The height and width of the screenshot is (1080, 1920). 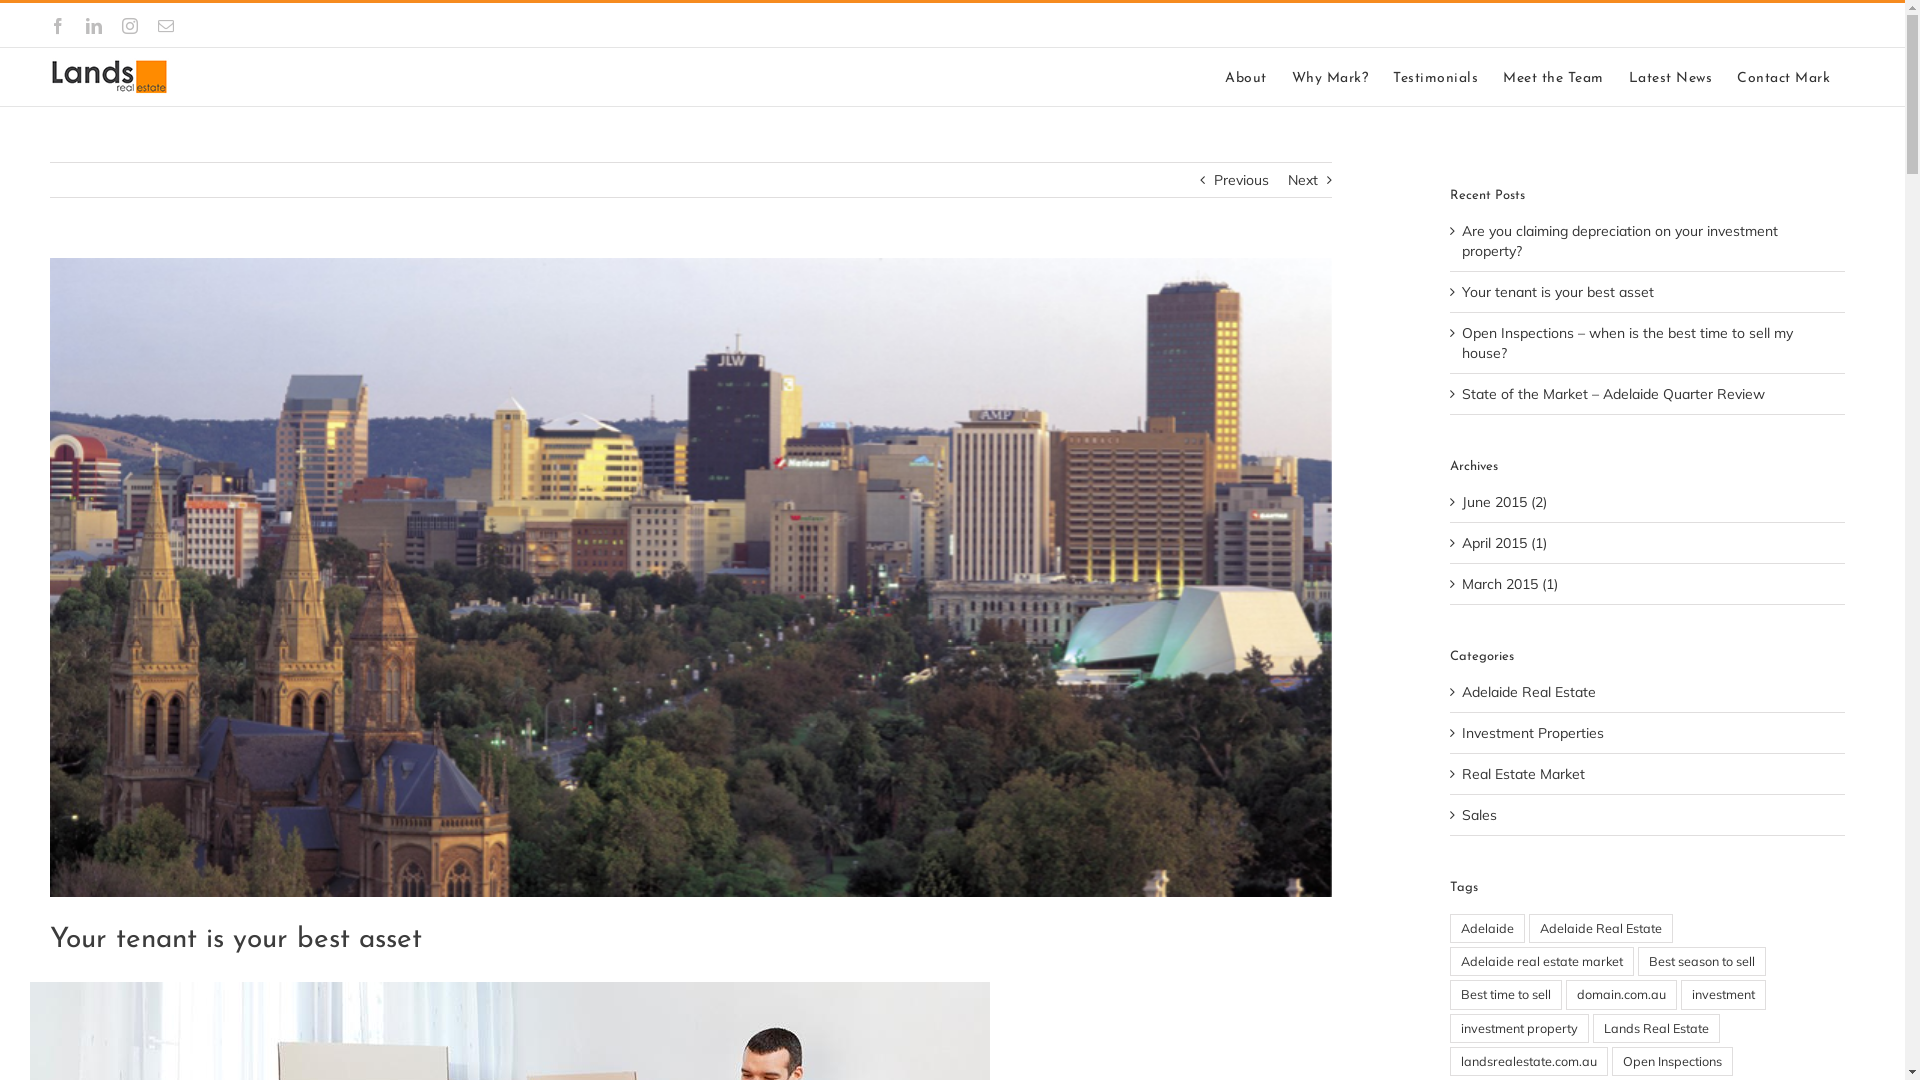 What do you see at coordinates (1302, 180) in the screenshot?
I see `'Next'` at bounding box center [1302, 180].